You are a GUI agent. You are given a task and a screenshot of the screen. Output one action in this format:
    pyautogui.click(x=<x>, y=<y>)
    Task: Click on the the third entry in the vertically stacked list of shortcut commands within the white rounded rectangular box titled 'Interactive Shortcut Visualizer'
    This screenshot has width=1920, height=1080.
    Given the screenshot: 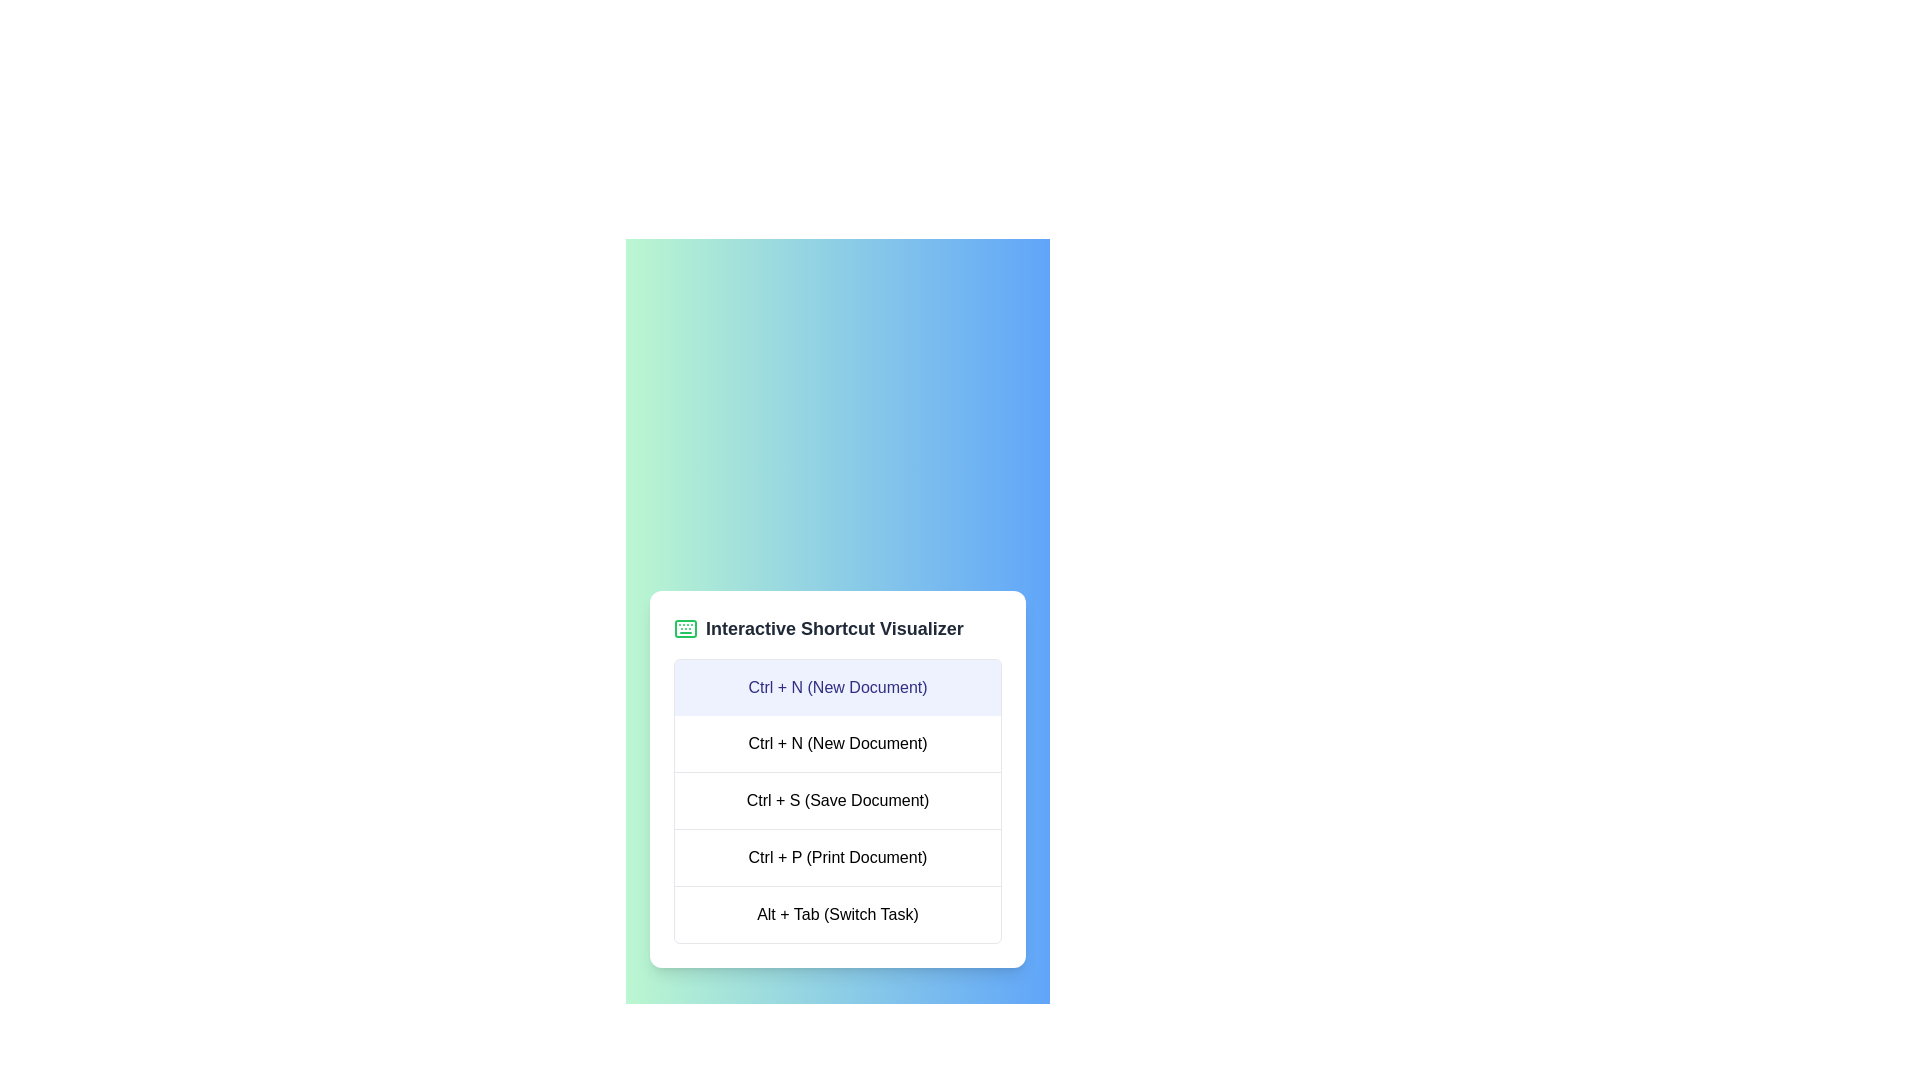 What is the action you would take?
    pyautogui.click(x=838, y=778)
    